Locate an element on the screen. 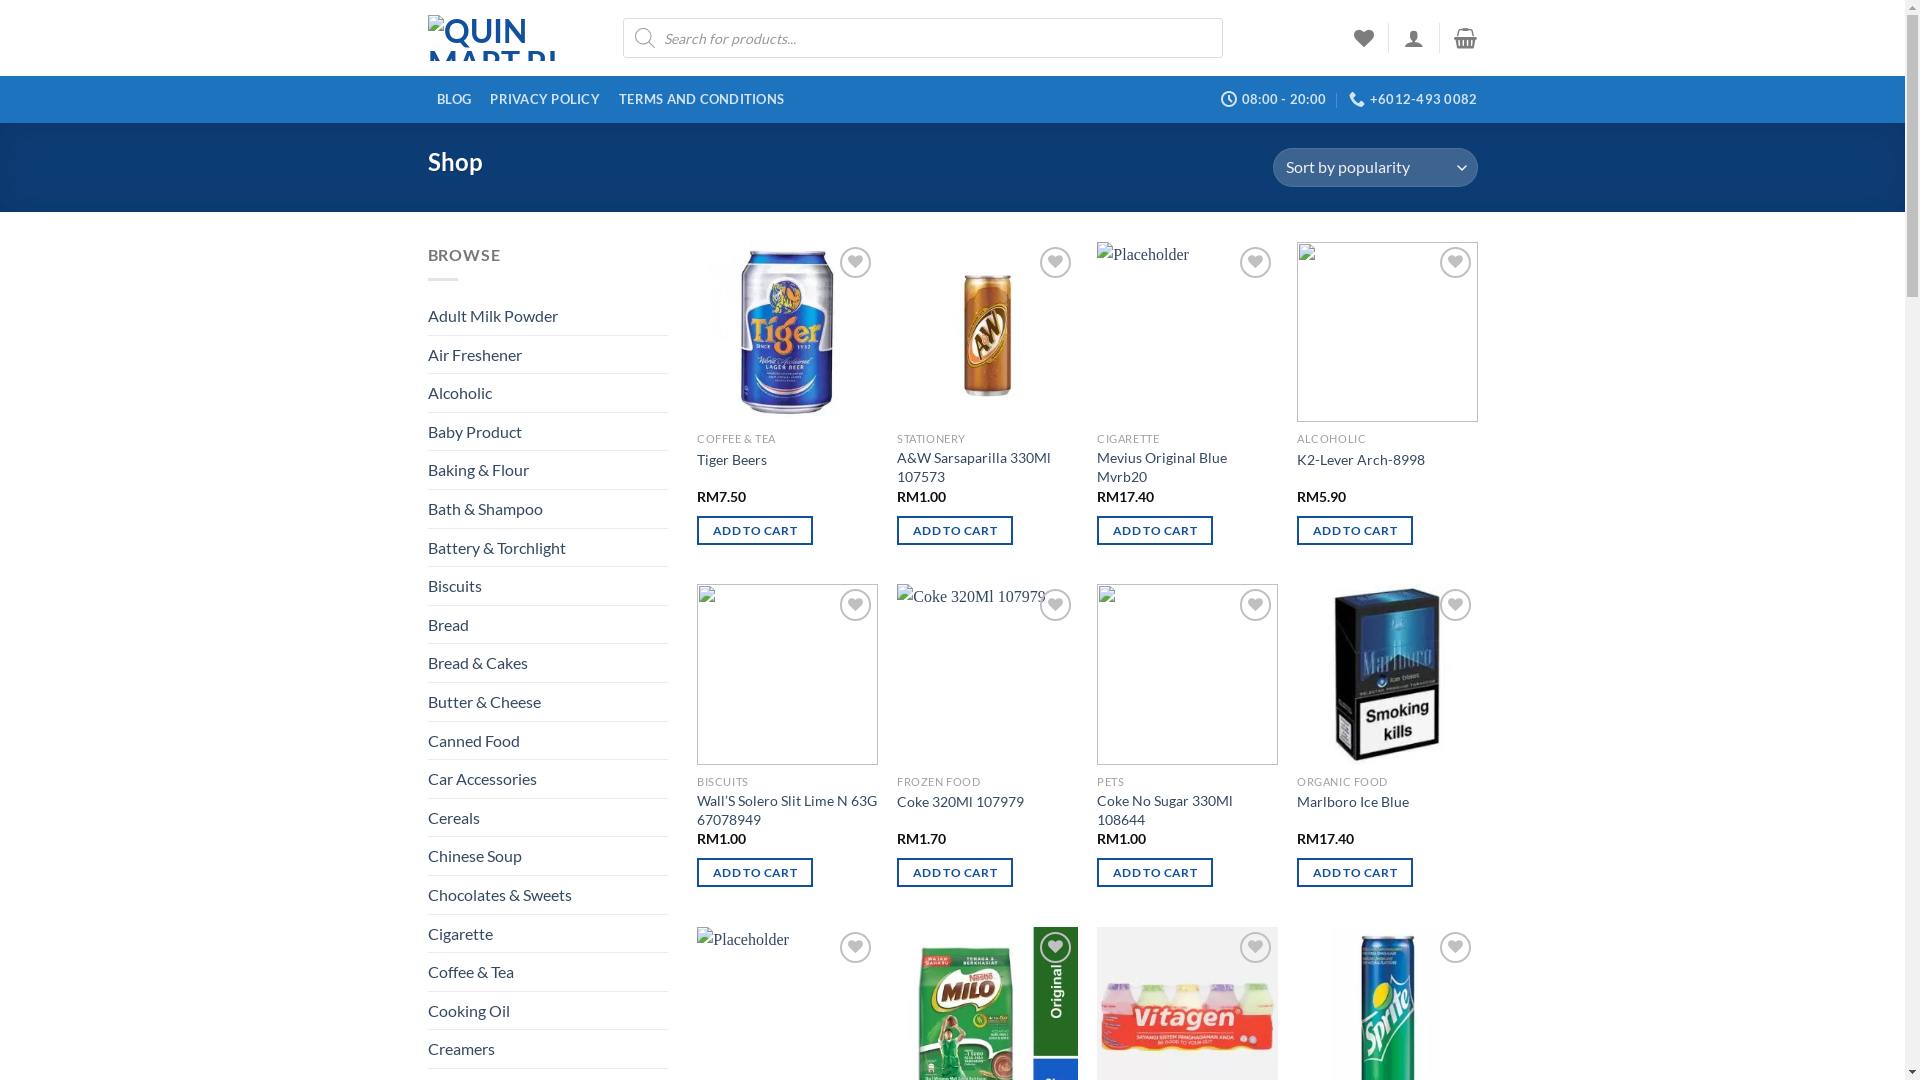 This screenshot has width=1920, height=1080. 'BLOG' is located at coordinates (453, 99).